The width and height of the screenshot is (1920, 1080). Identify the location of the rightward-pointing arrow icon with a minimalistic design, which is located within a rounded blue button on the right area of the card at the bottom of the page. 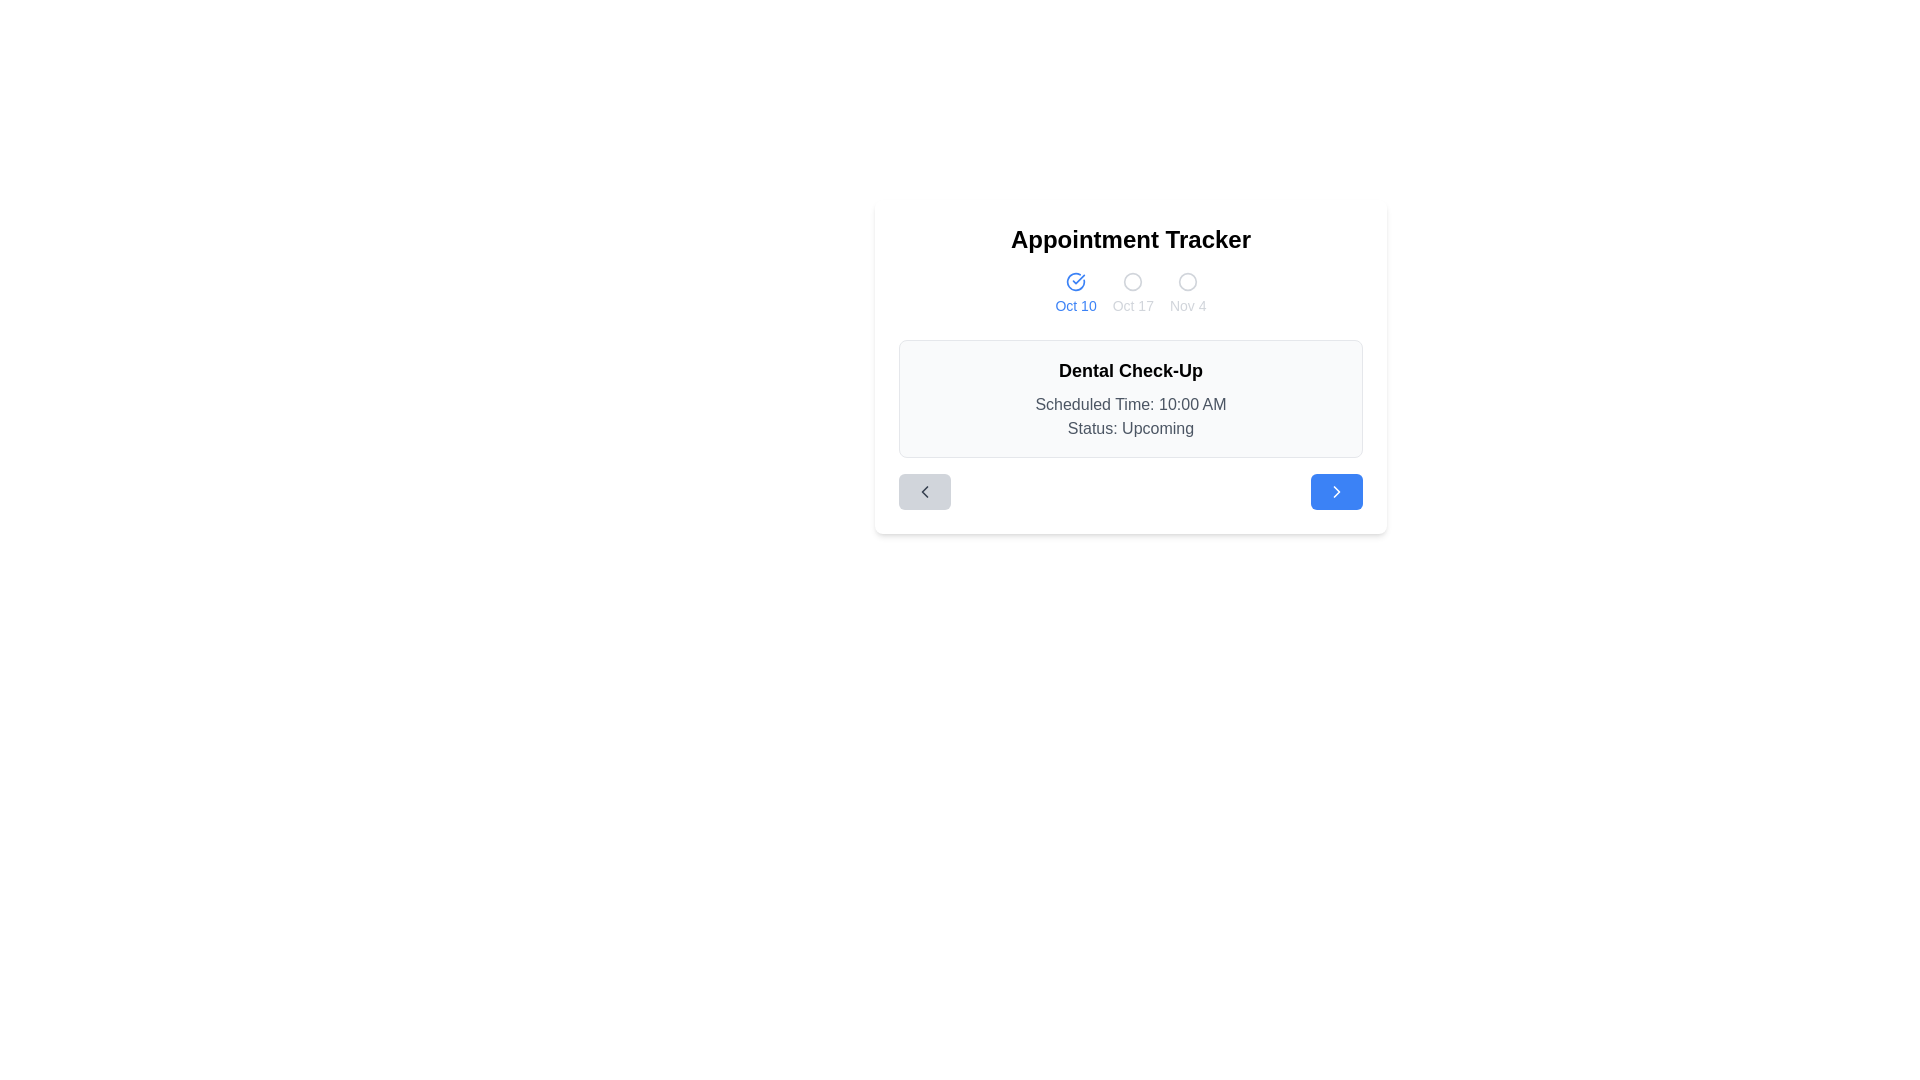
(1337, 492).